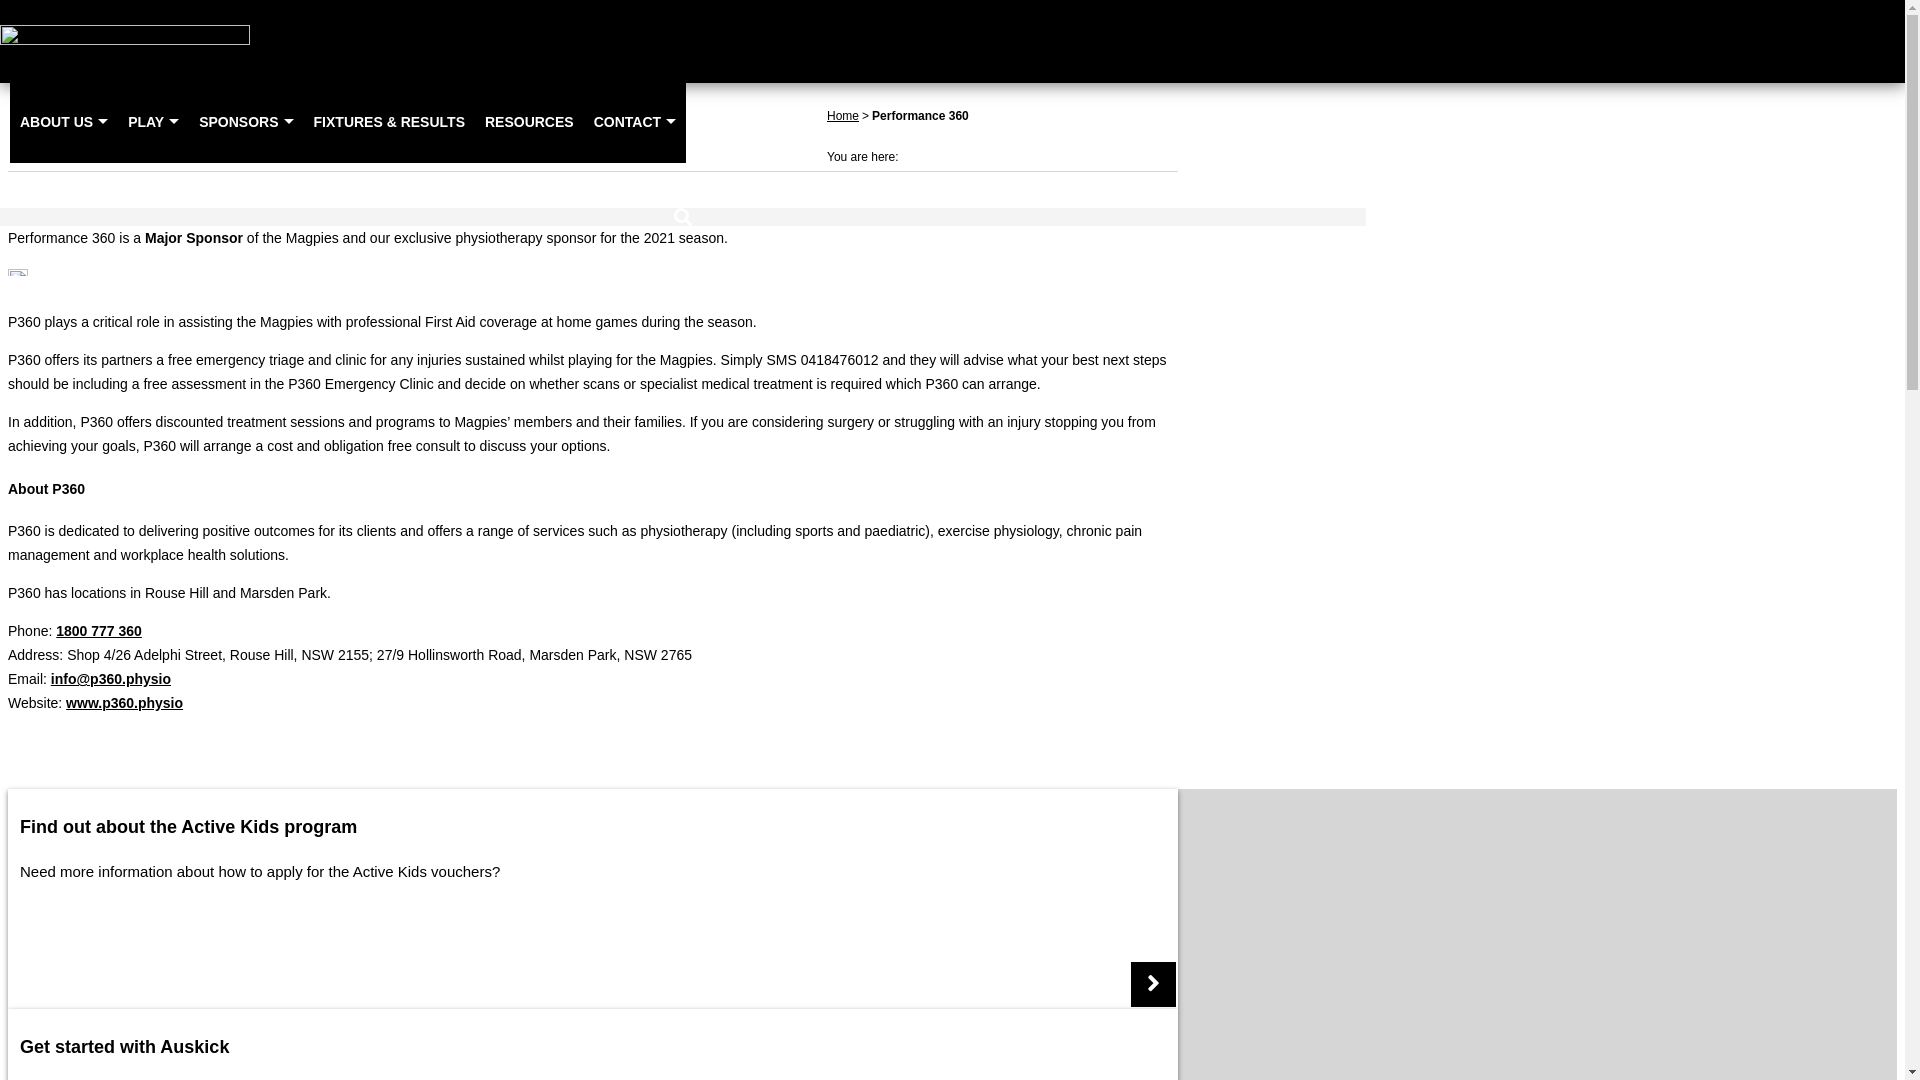 This screenshot has height=1080, width=1920. I want to click on 'info@p360.physio', so click(109, 677).